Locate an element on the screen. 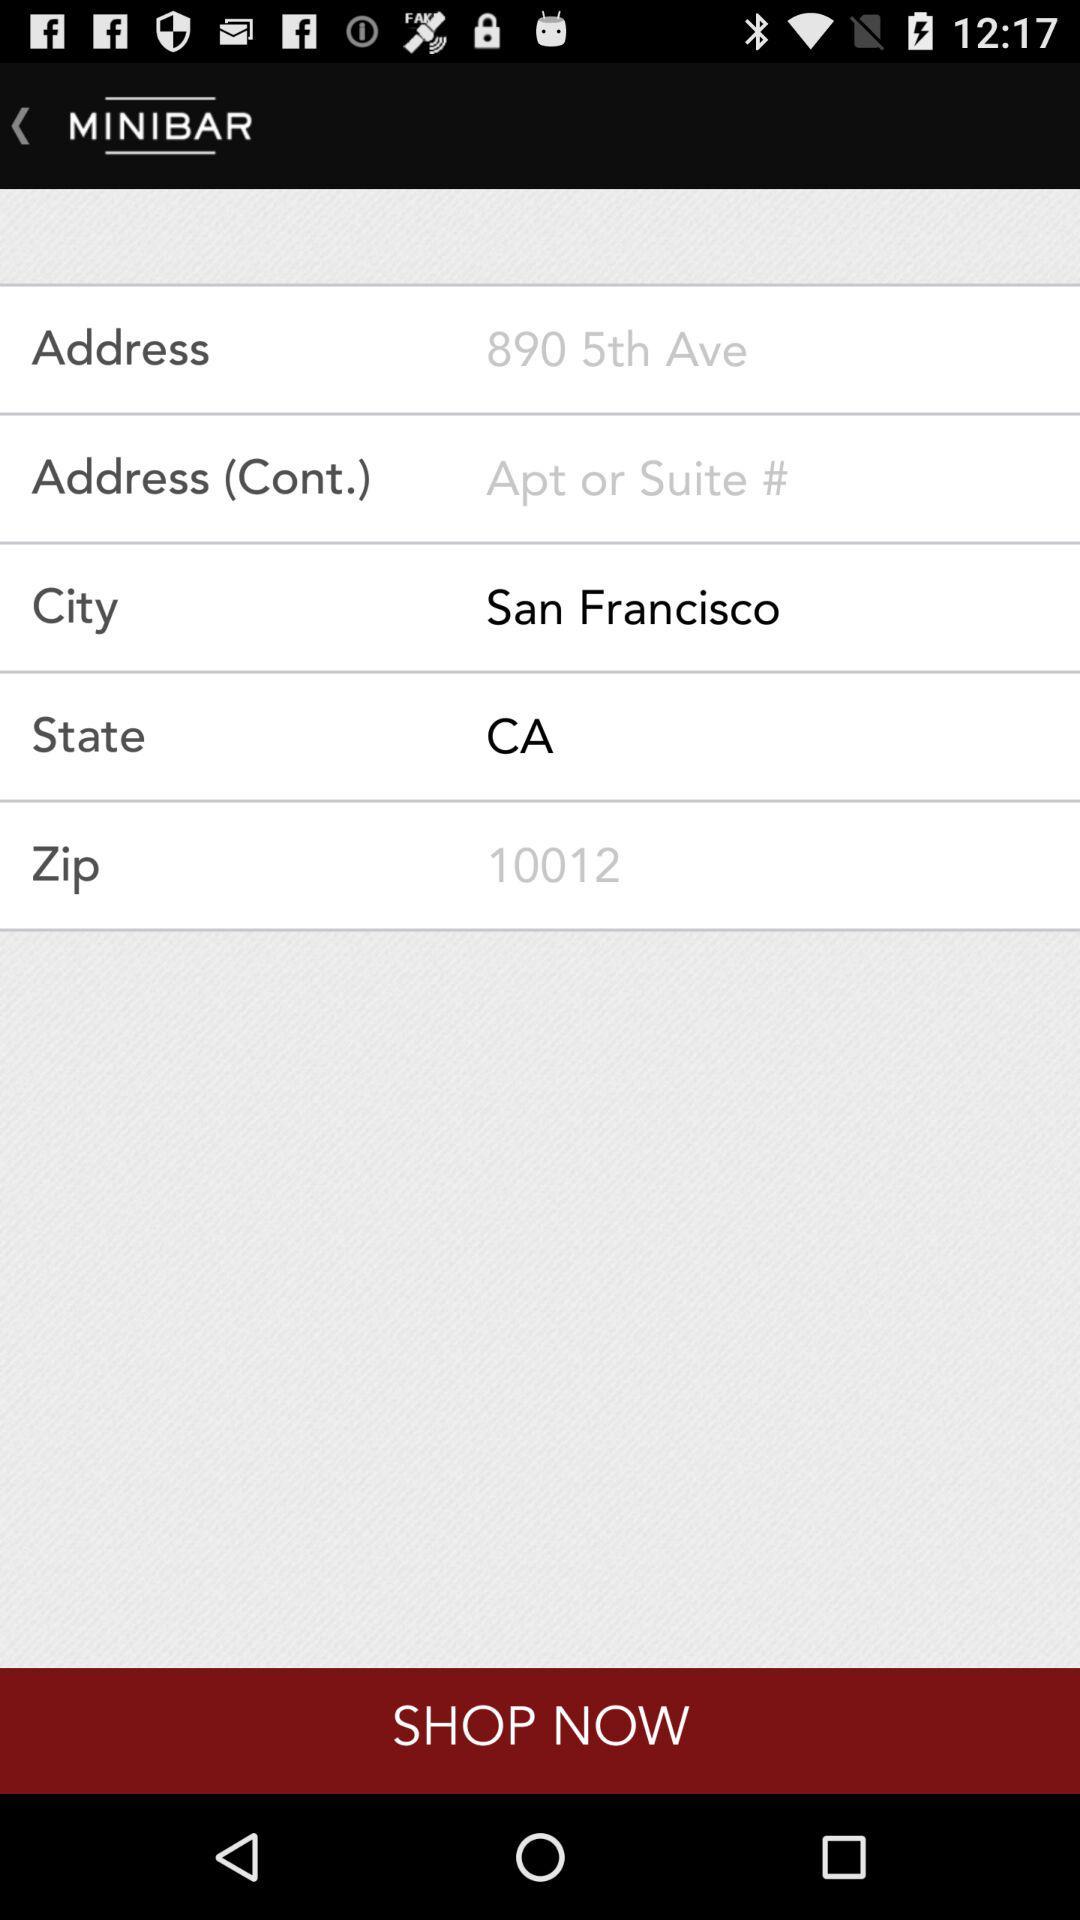  the address is located at coordinates (782, 349).